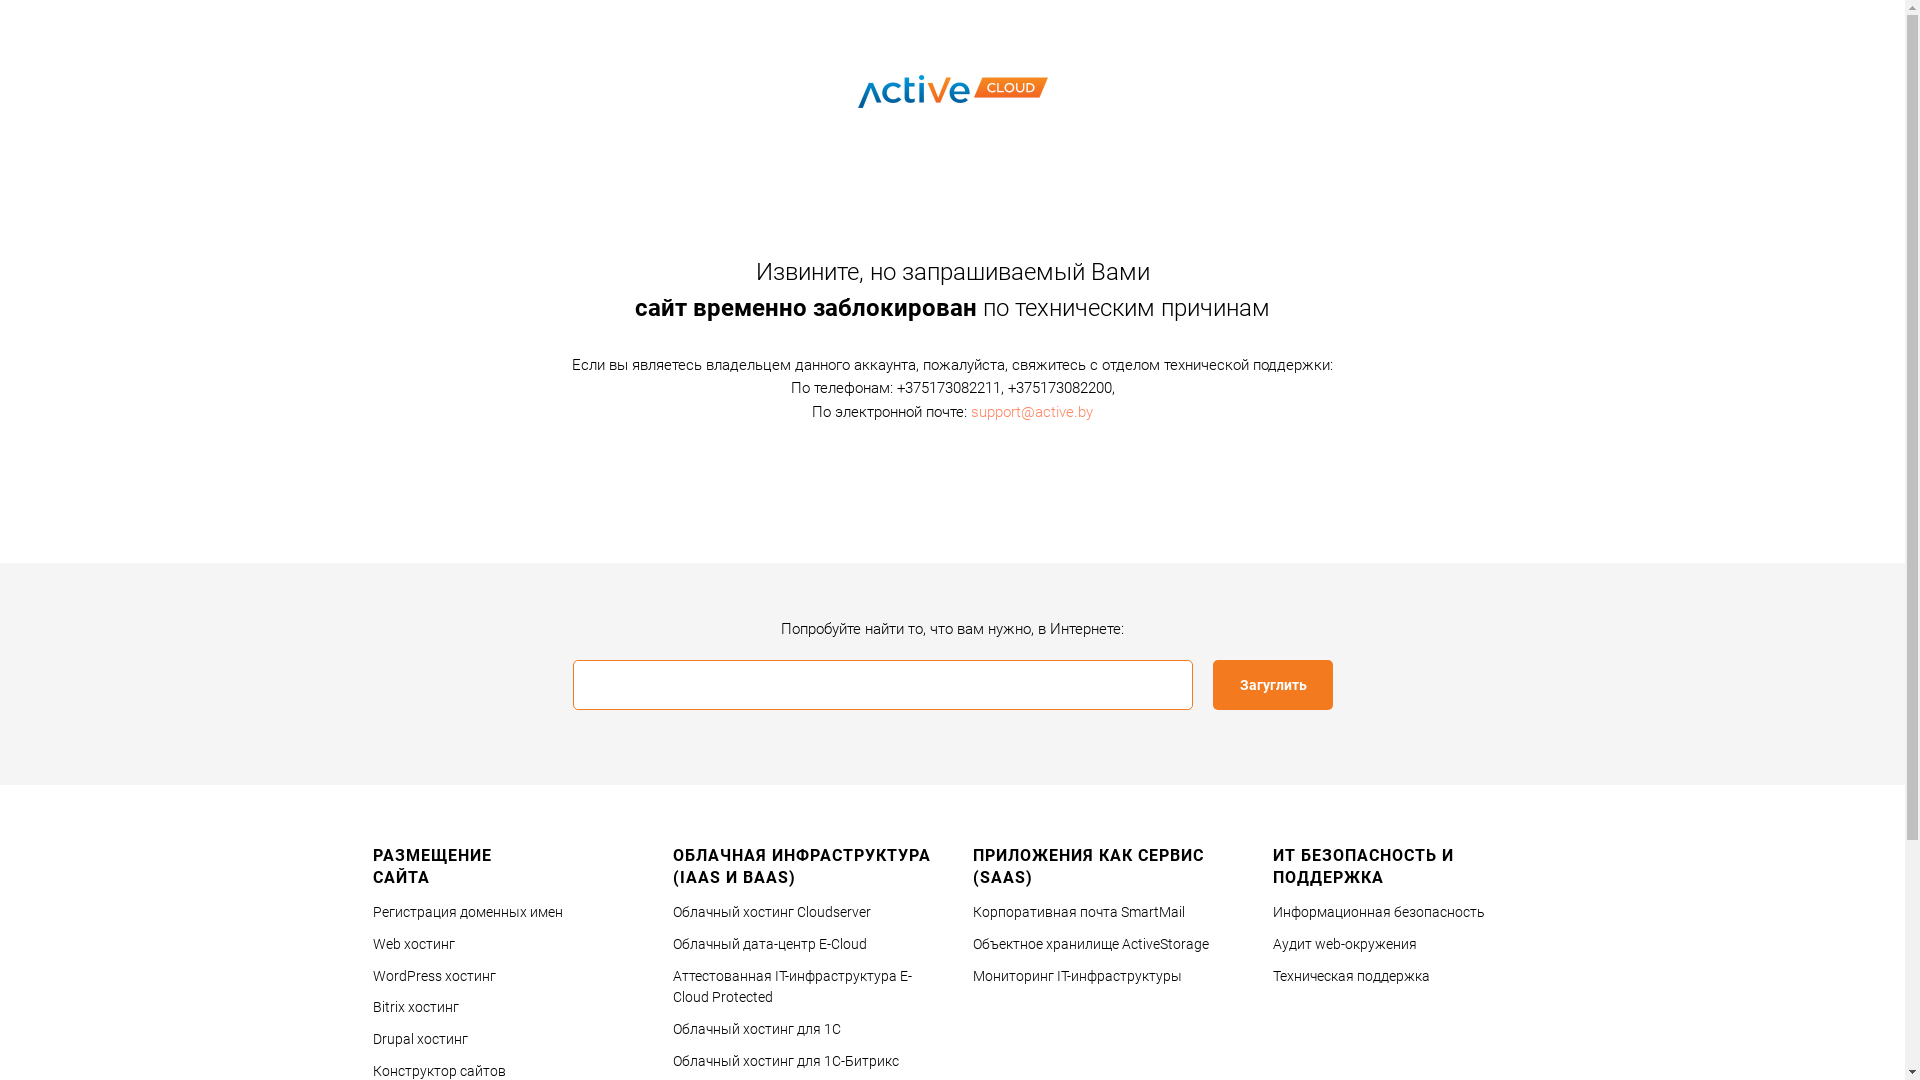  What do you see at coordinates (1032, 410) in the screenshot?
I see `'support@active.by'` at bounding box center [1032, 410].